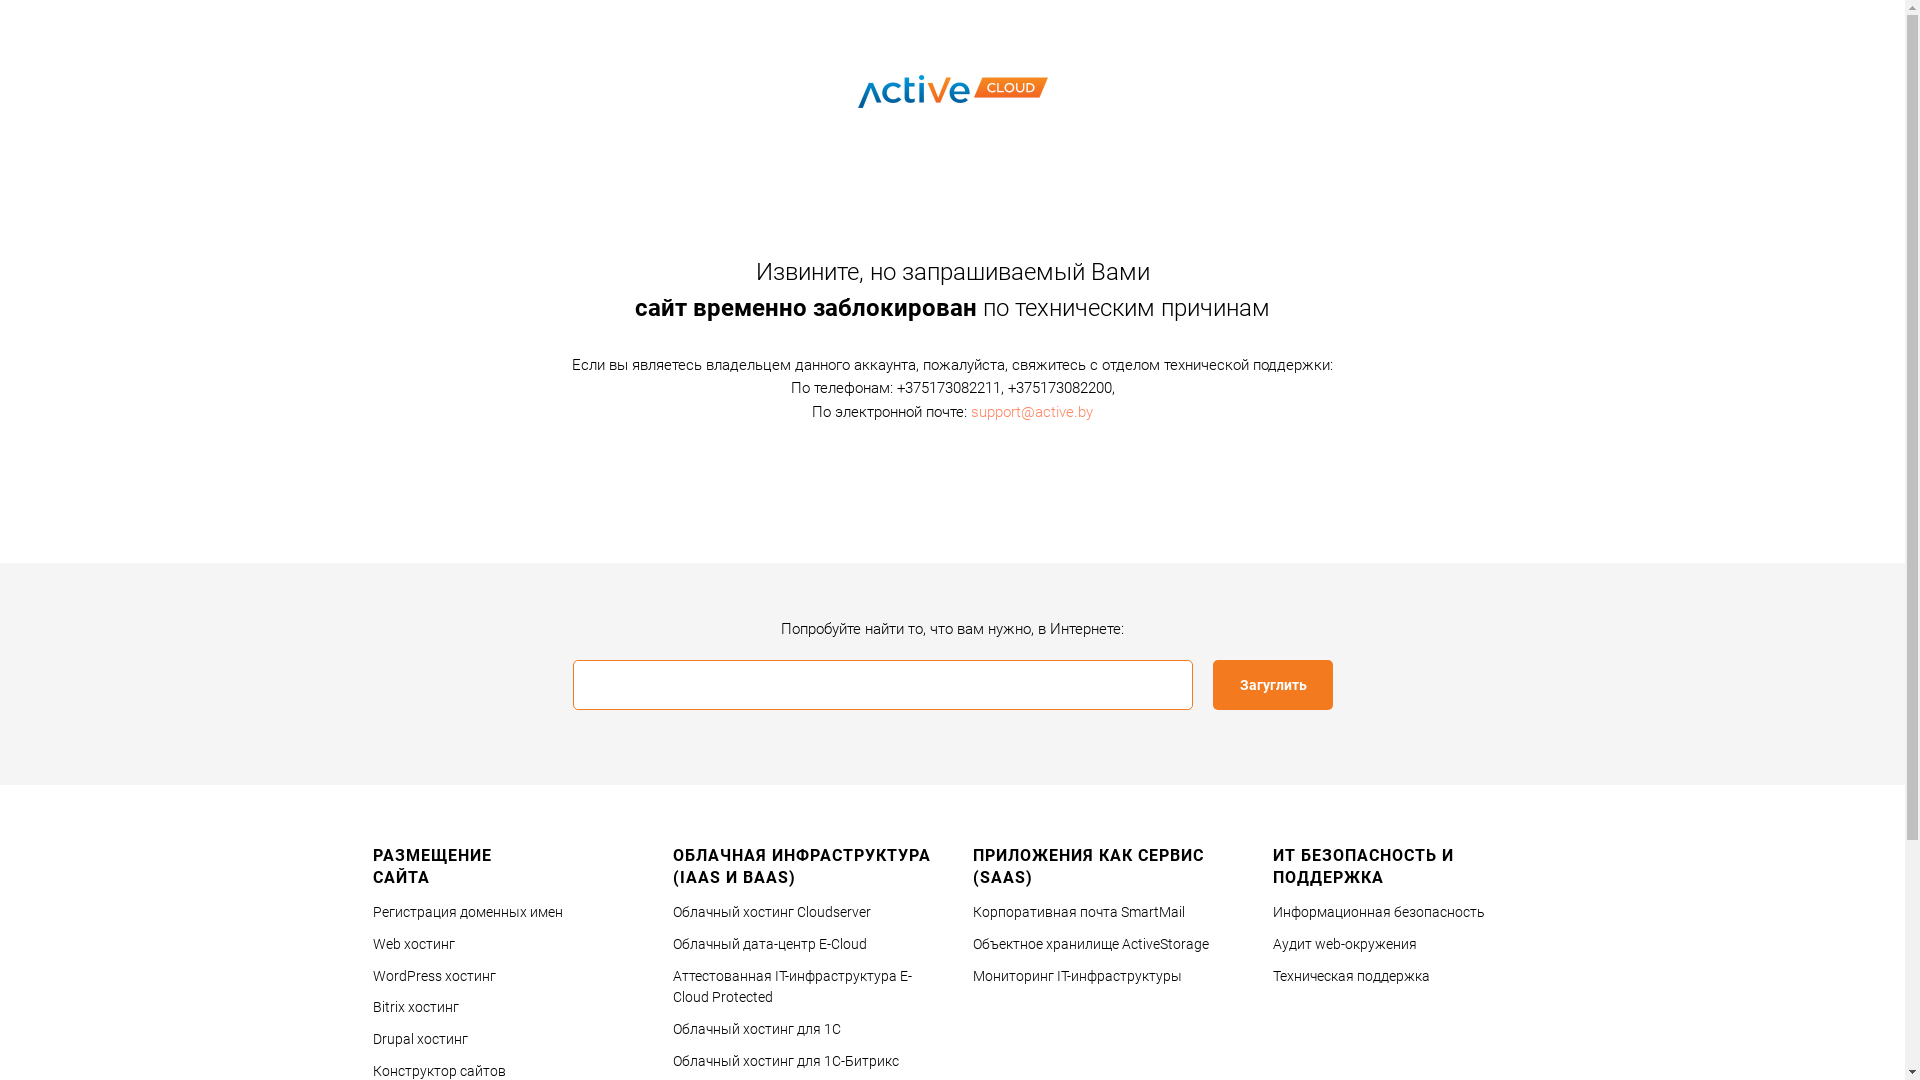  What do you see at coordinates (1032, 410) in the screenshot?
I see `'support@active.by'` at bounding box center [1032, 410].